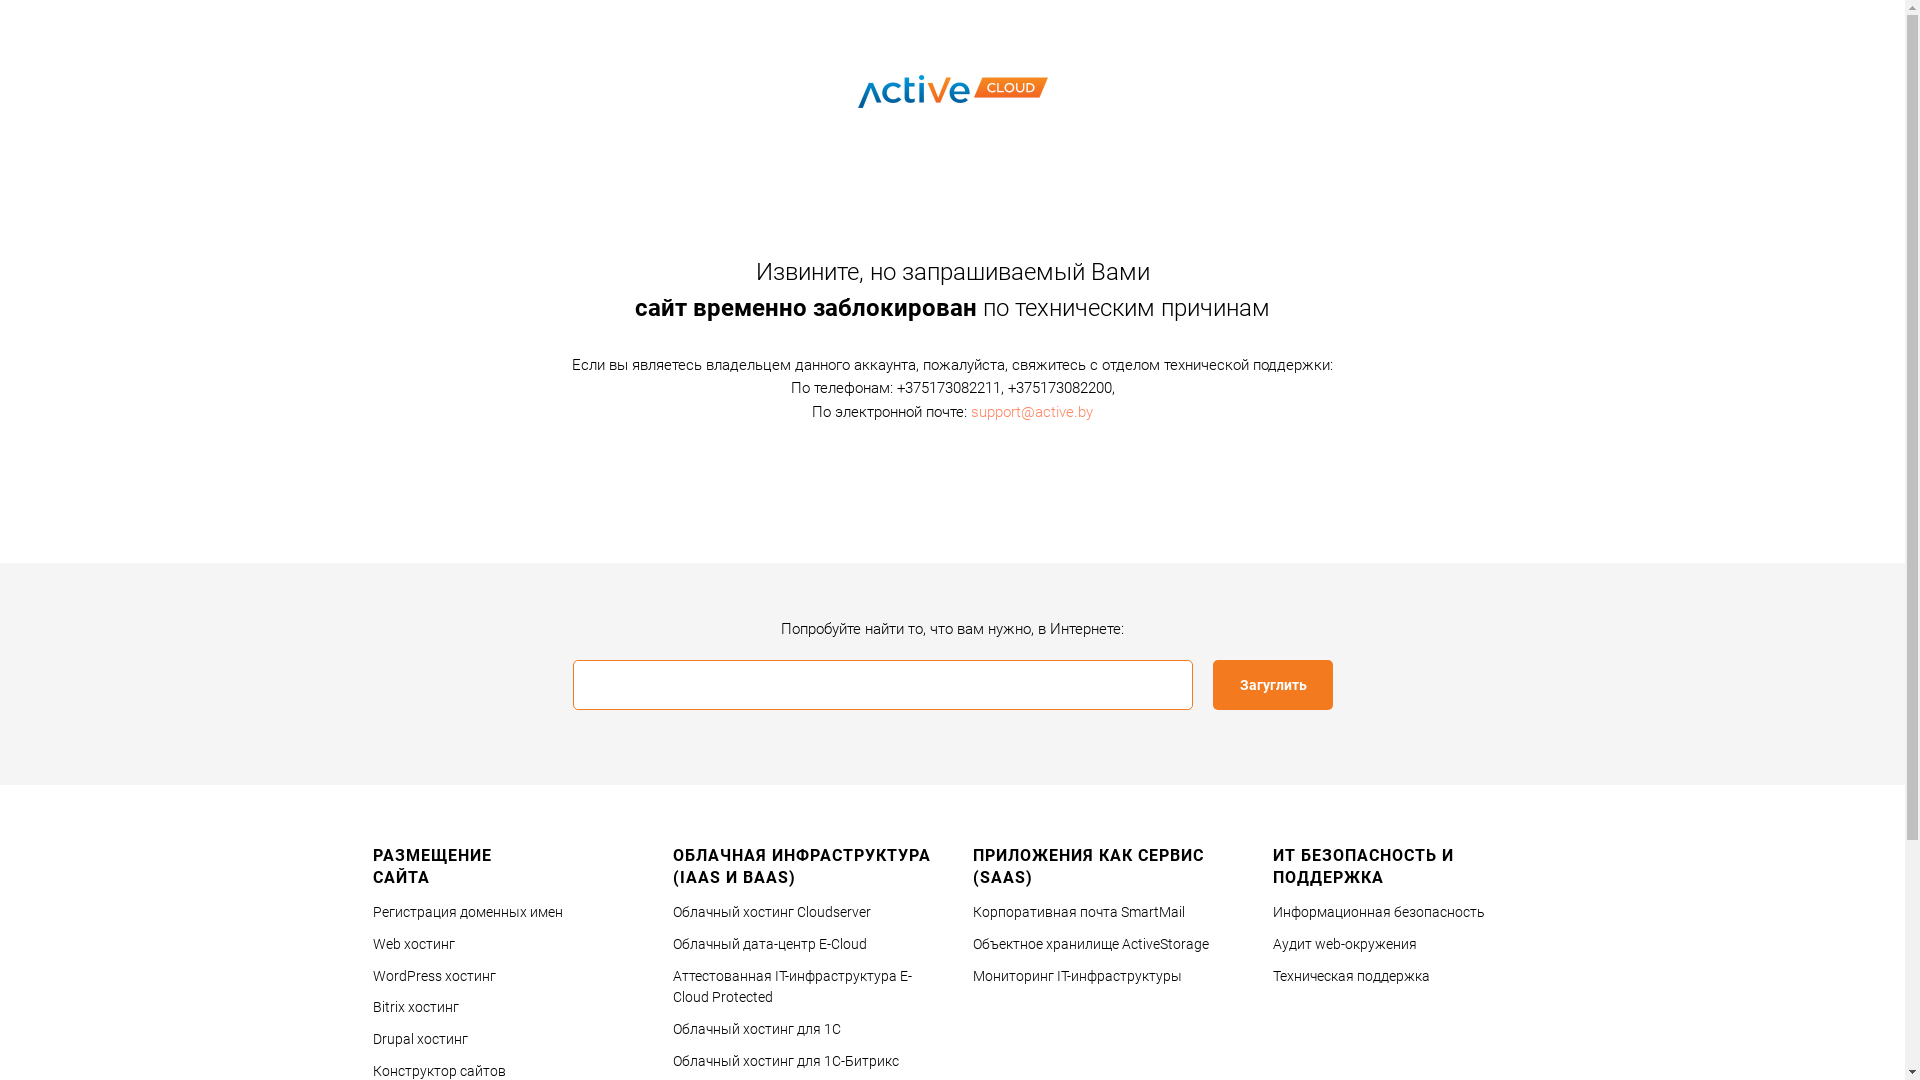  What do you see at coordinates (1032, 410) in the screenshot?
I see `'support@active.by'` at bounding box center [1032, 410].